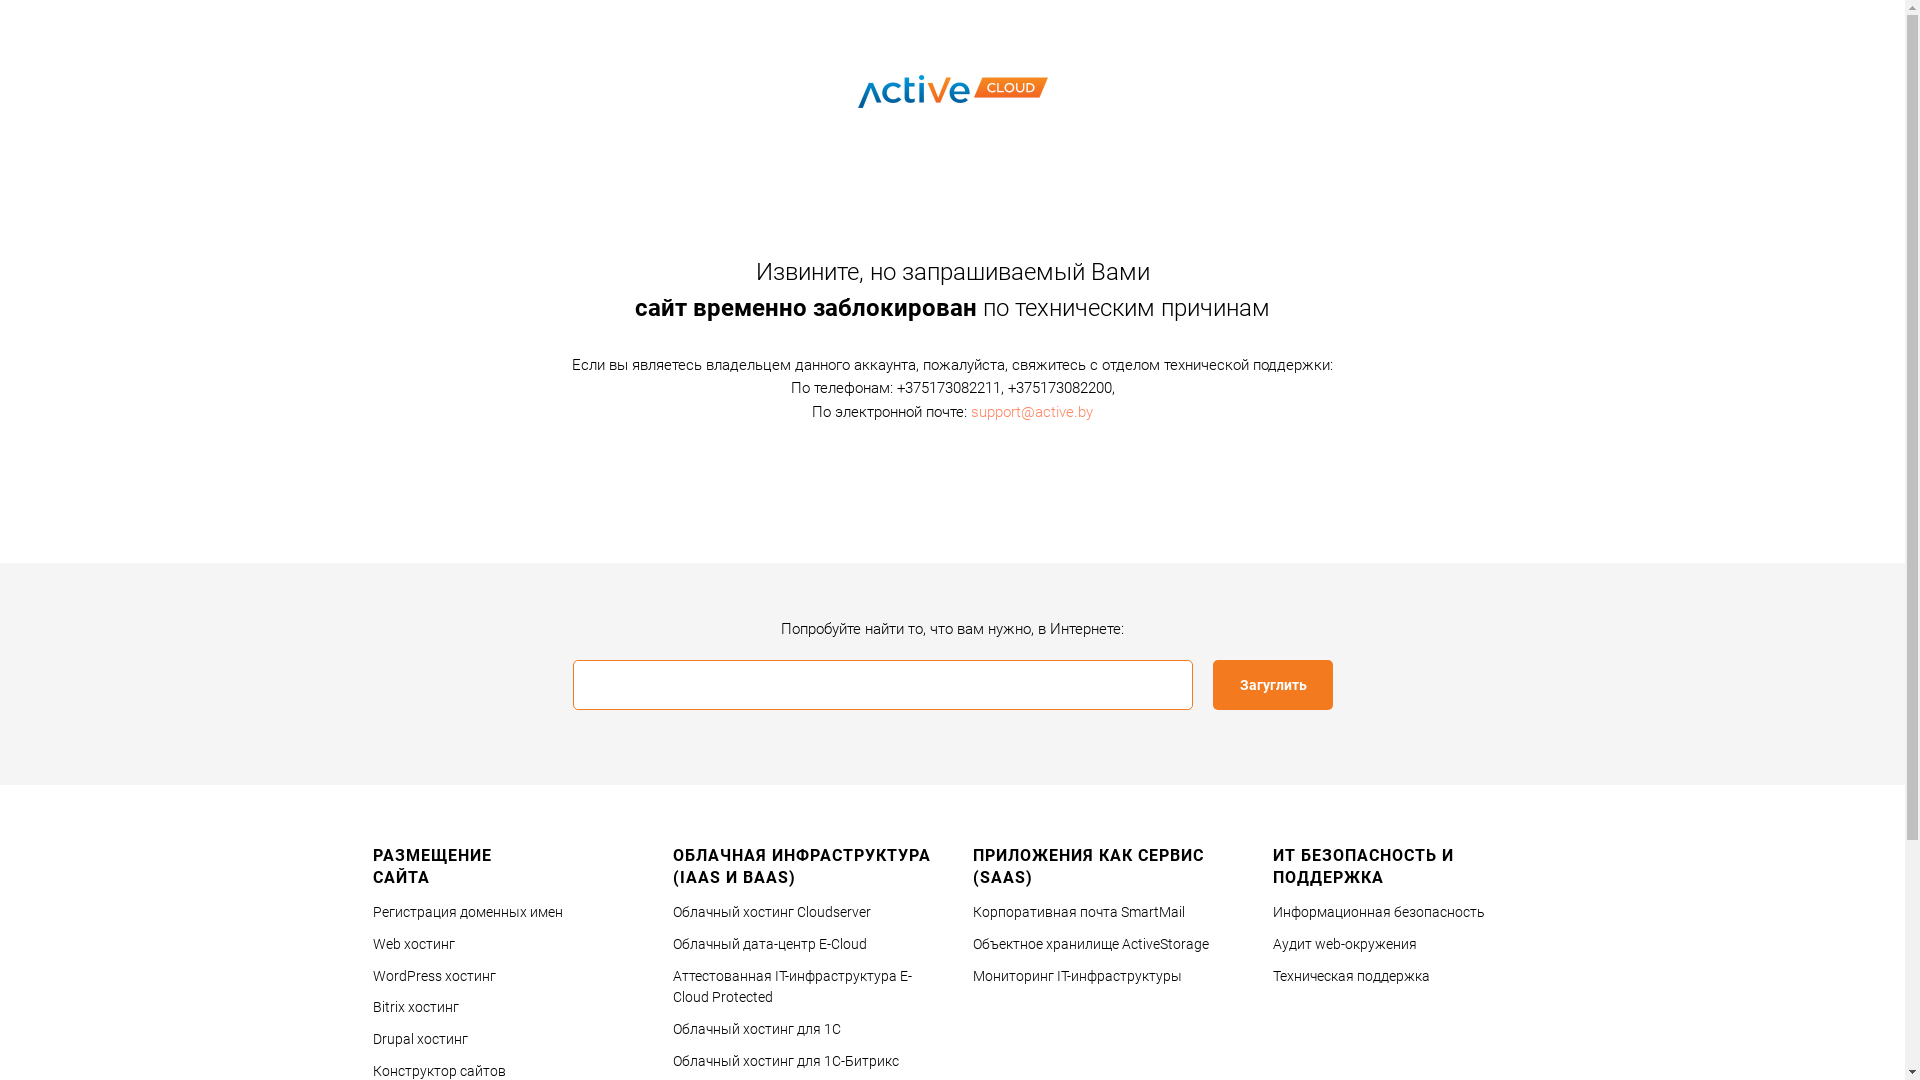  What do you see at coordinates (1032, 410) in the screenshot?
I see `'support@active.by'` at bounding box center [1032, 410].